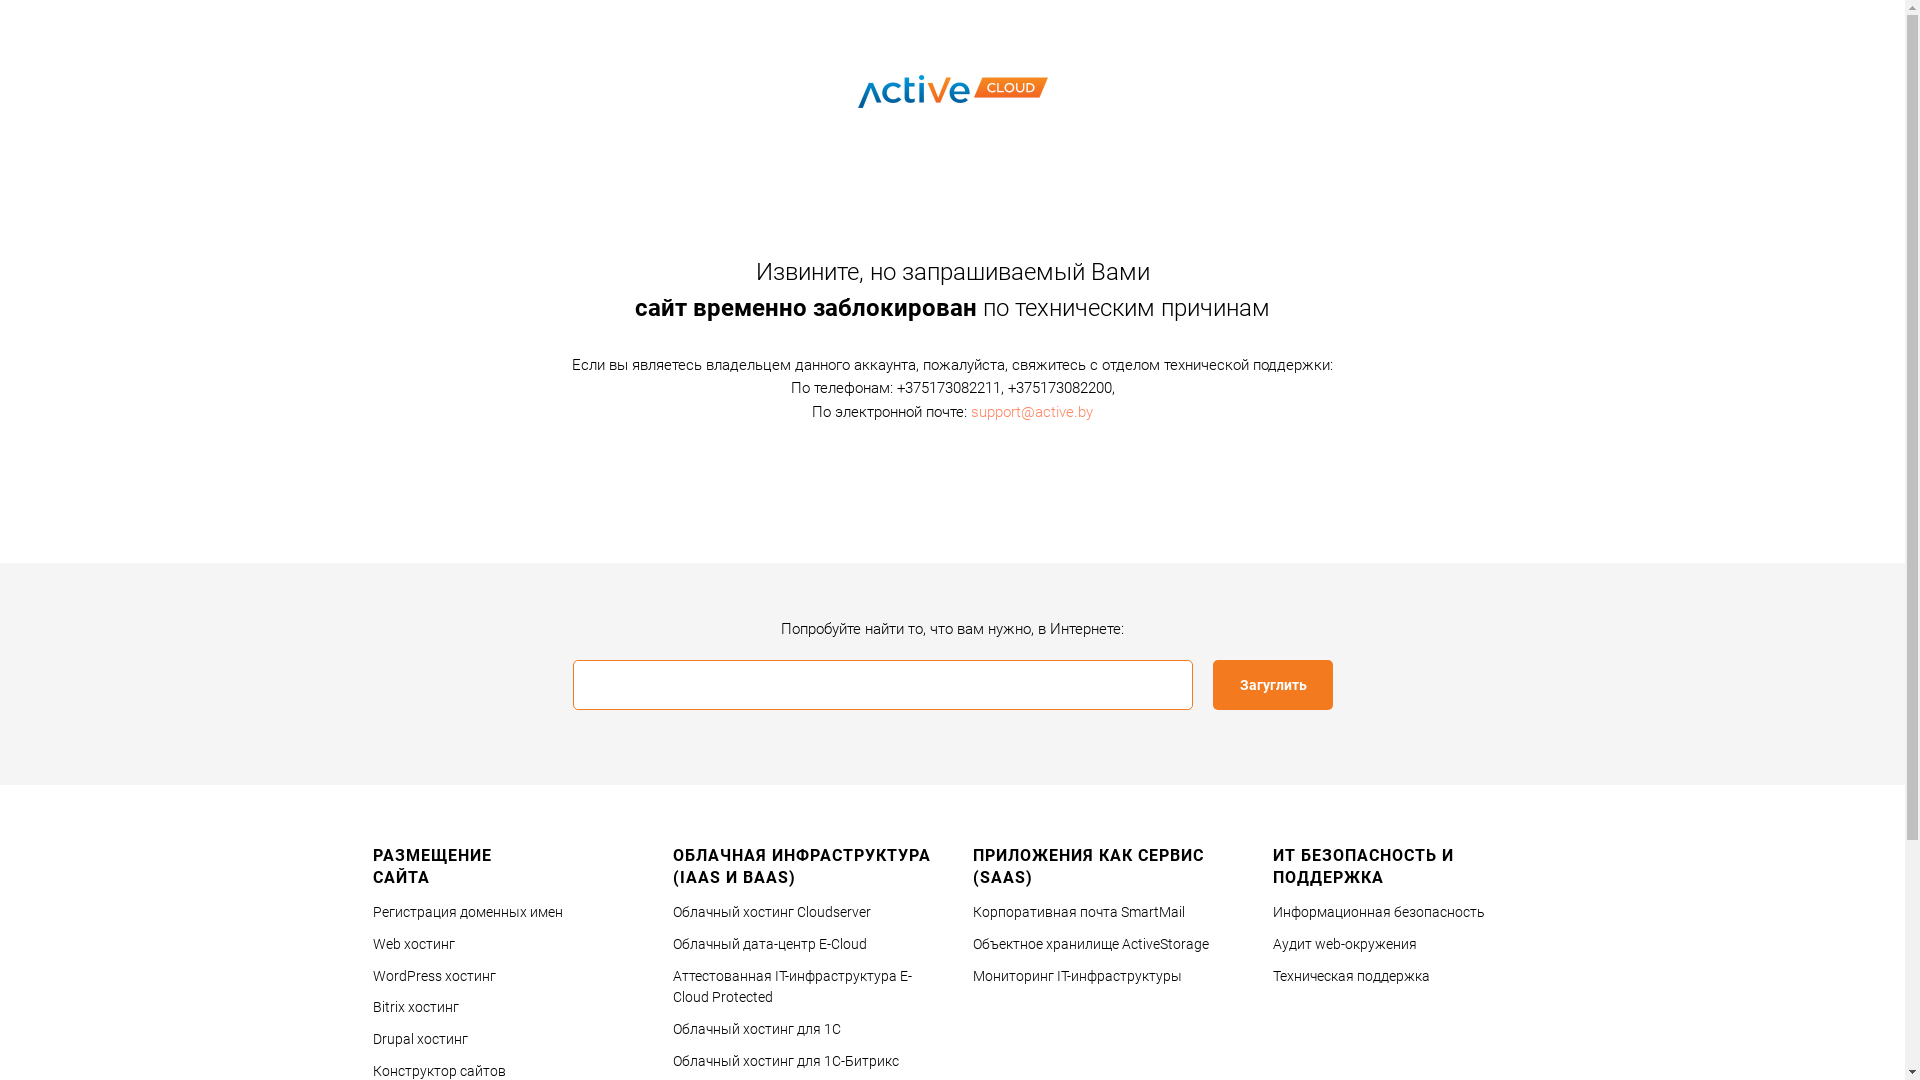  What do you see at coordinates (1032, 410) in the screenshot?
I see `'support@active.by'` at bounding box center [1032, 410].